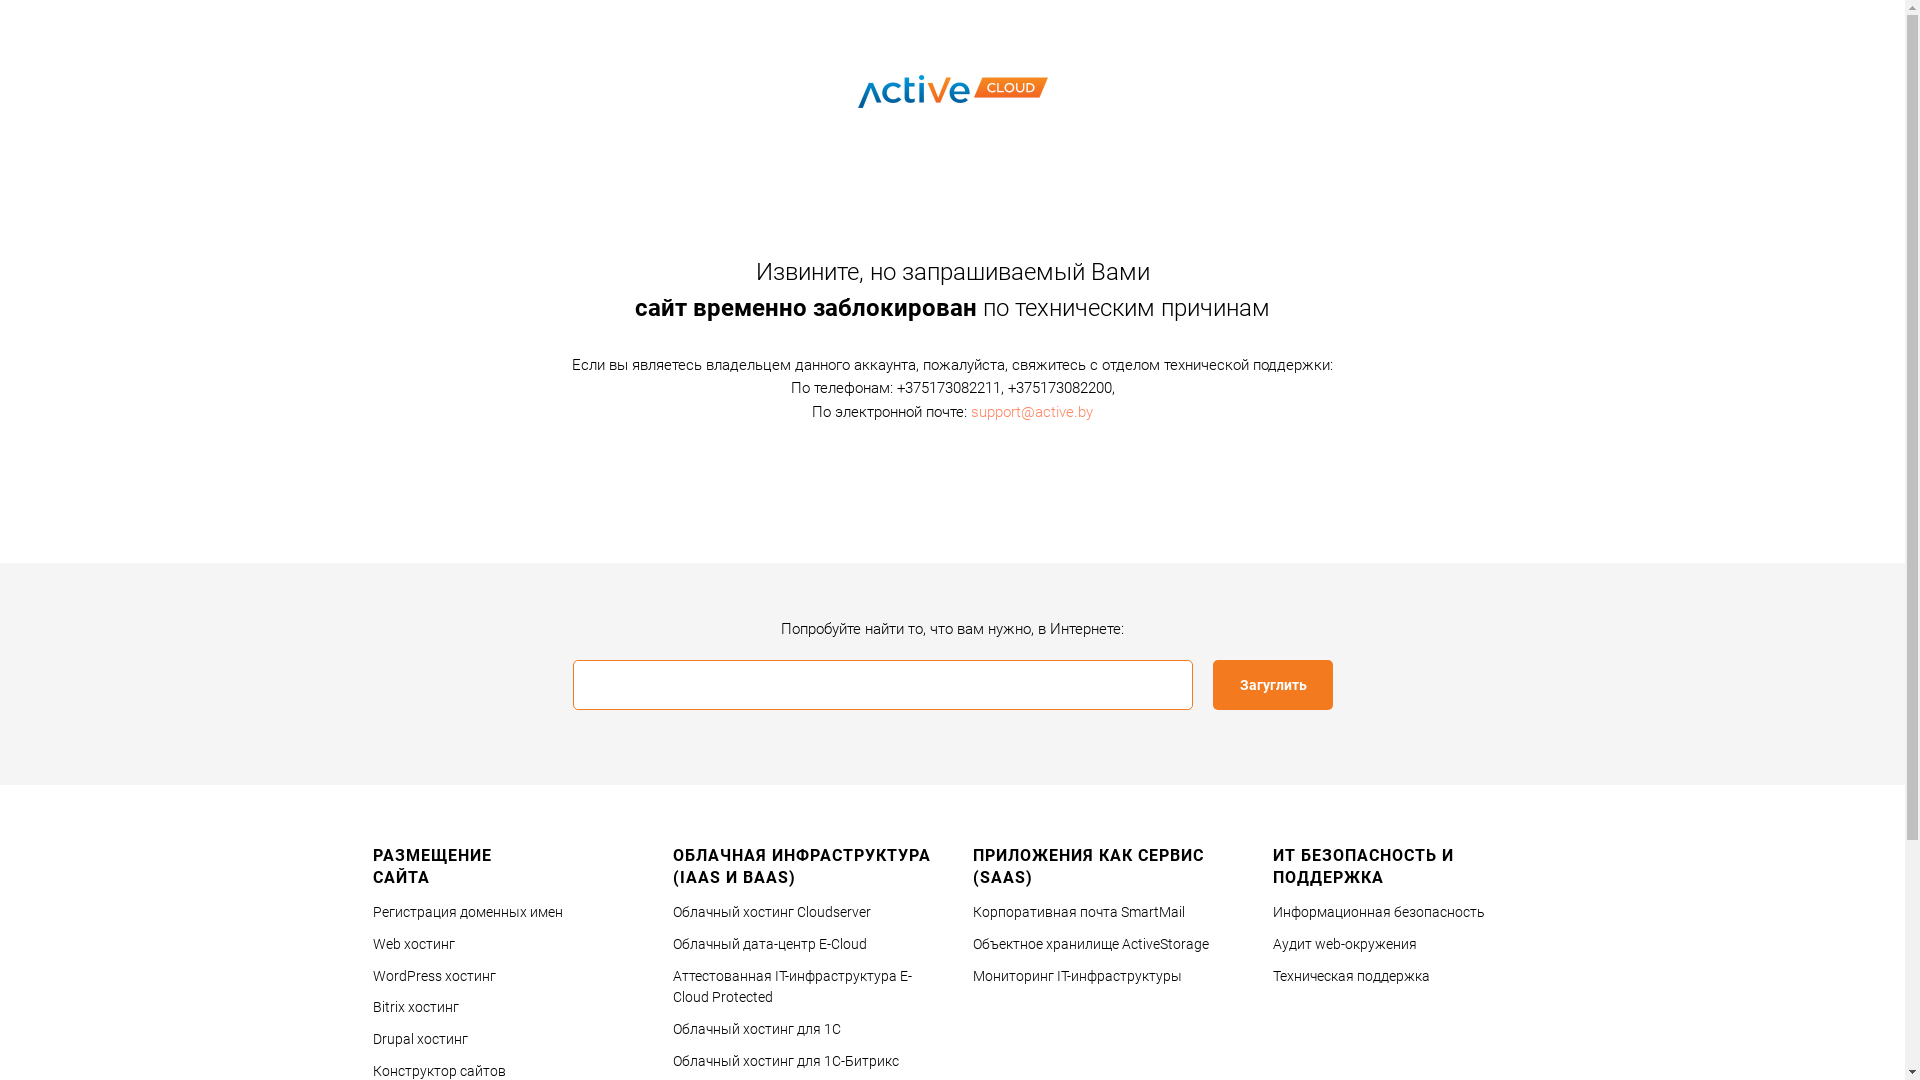  What do you see at coordinates (1032, 410) in the screenshot?
I see `'support@active.by'` at bounding box center [1032, 410].